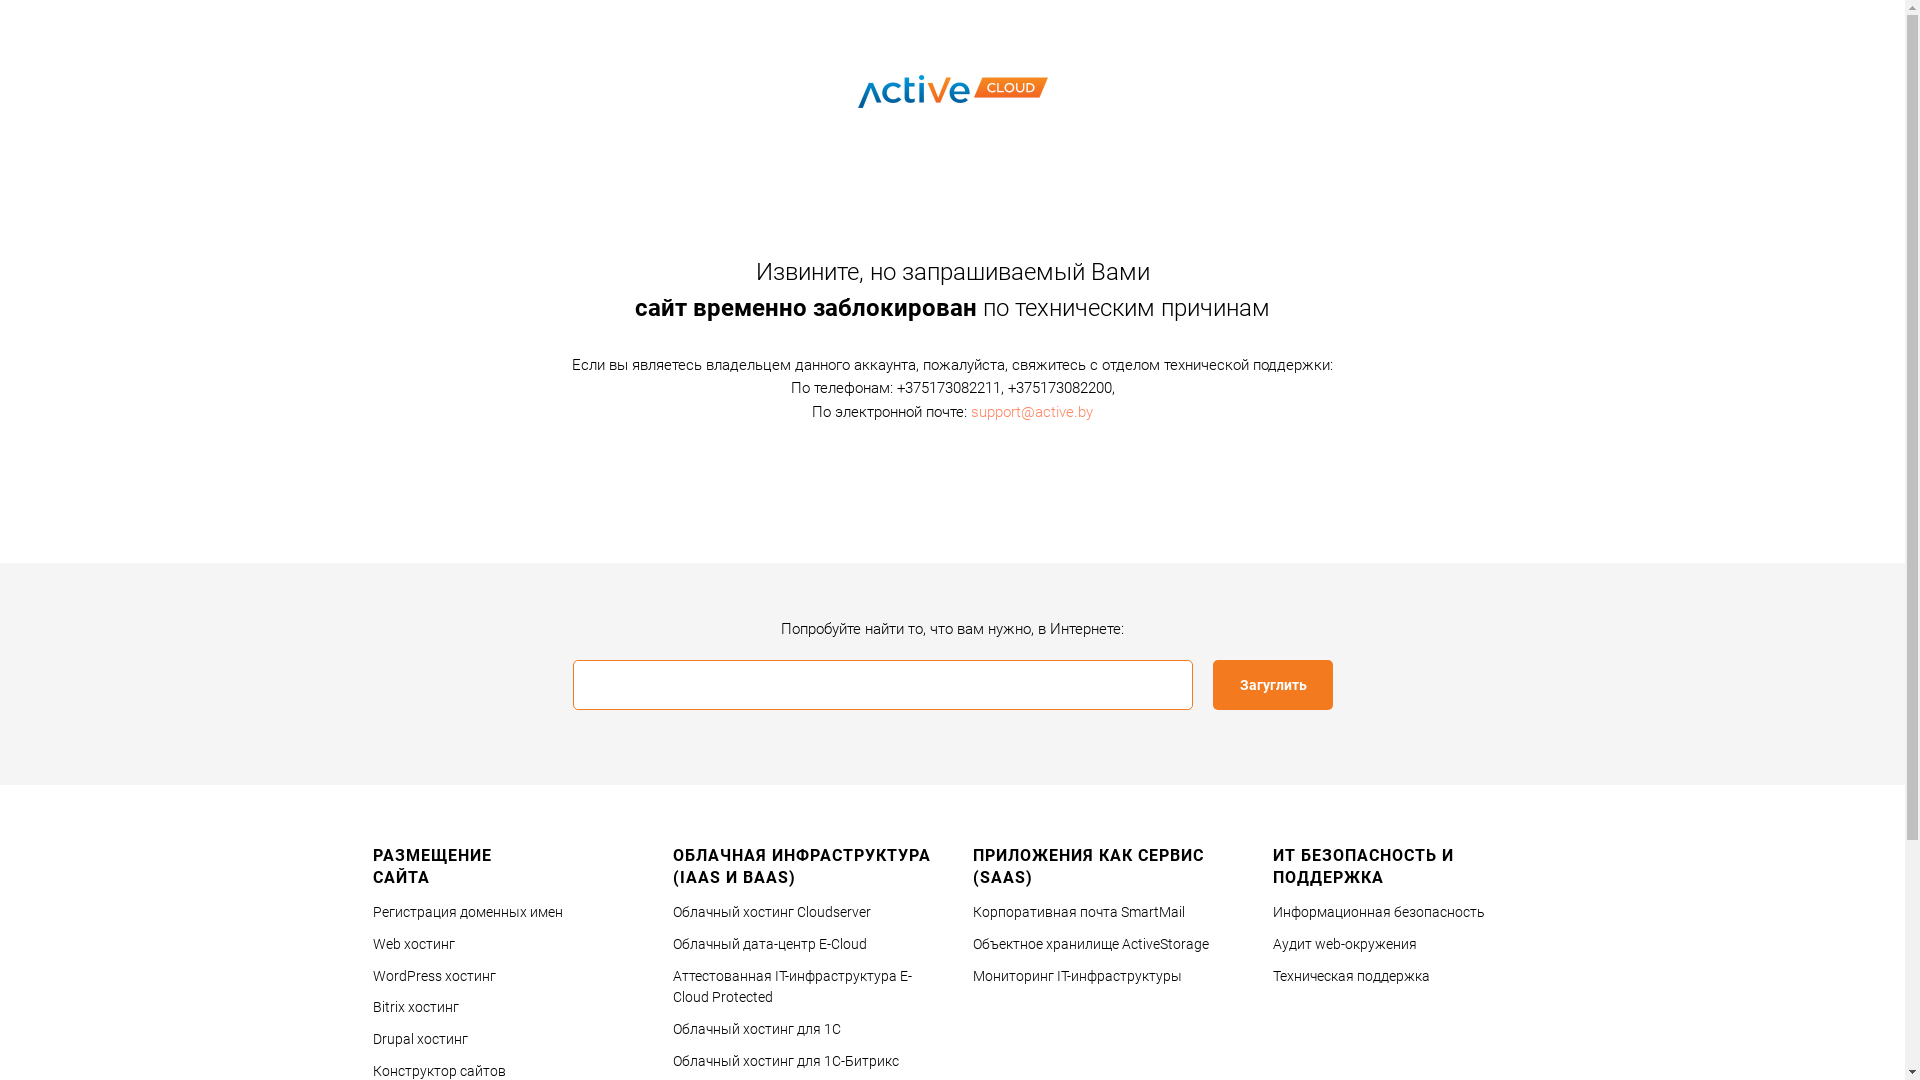  What do you see at coordinates (1032, 410) in the screenshot?
I see `'support@active.by'` at bounding box center [1032, 410].